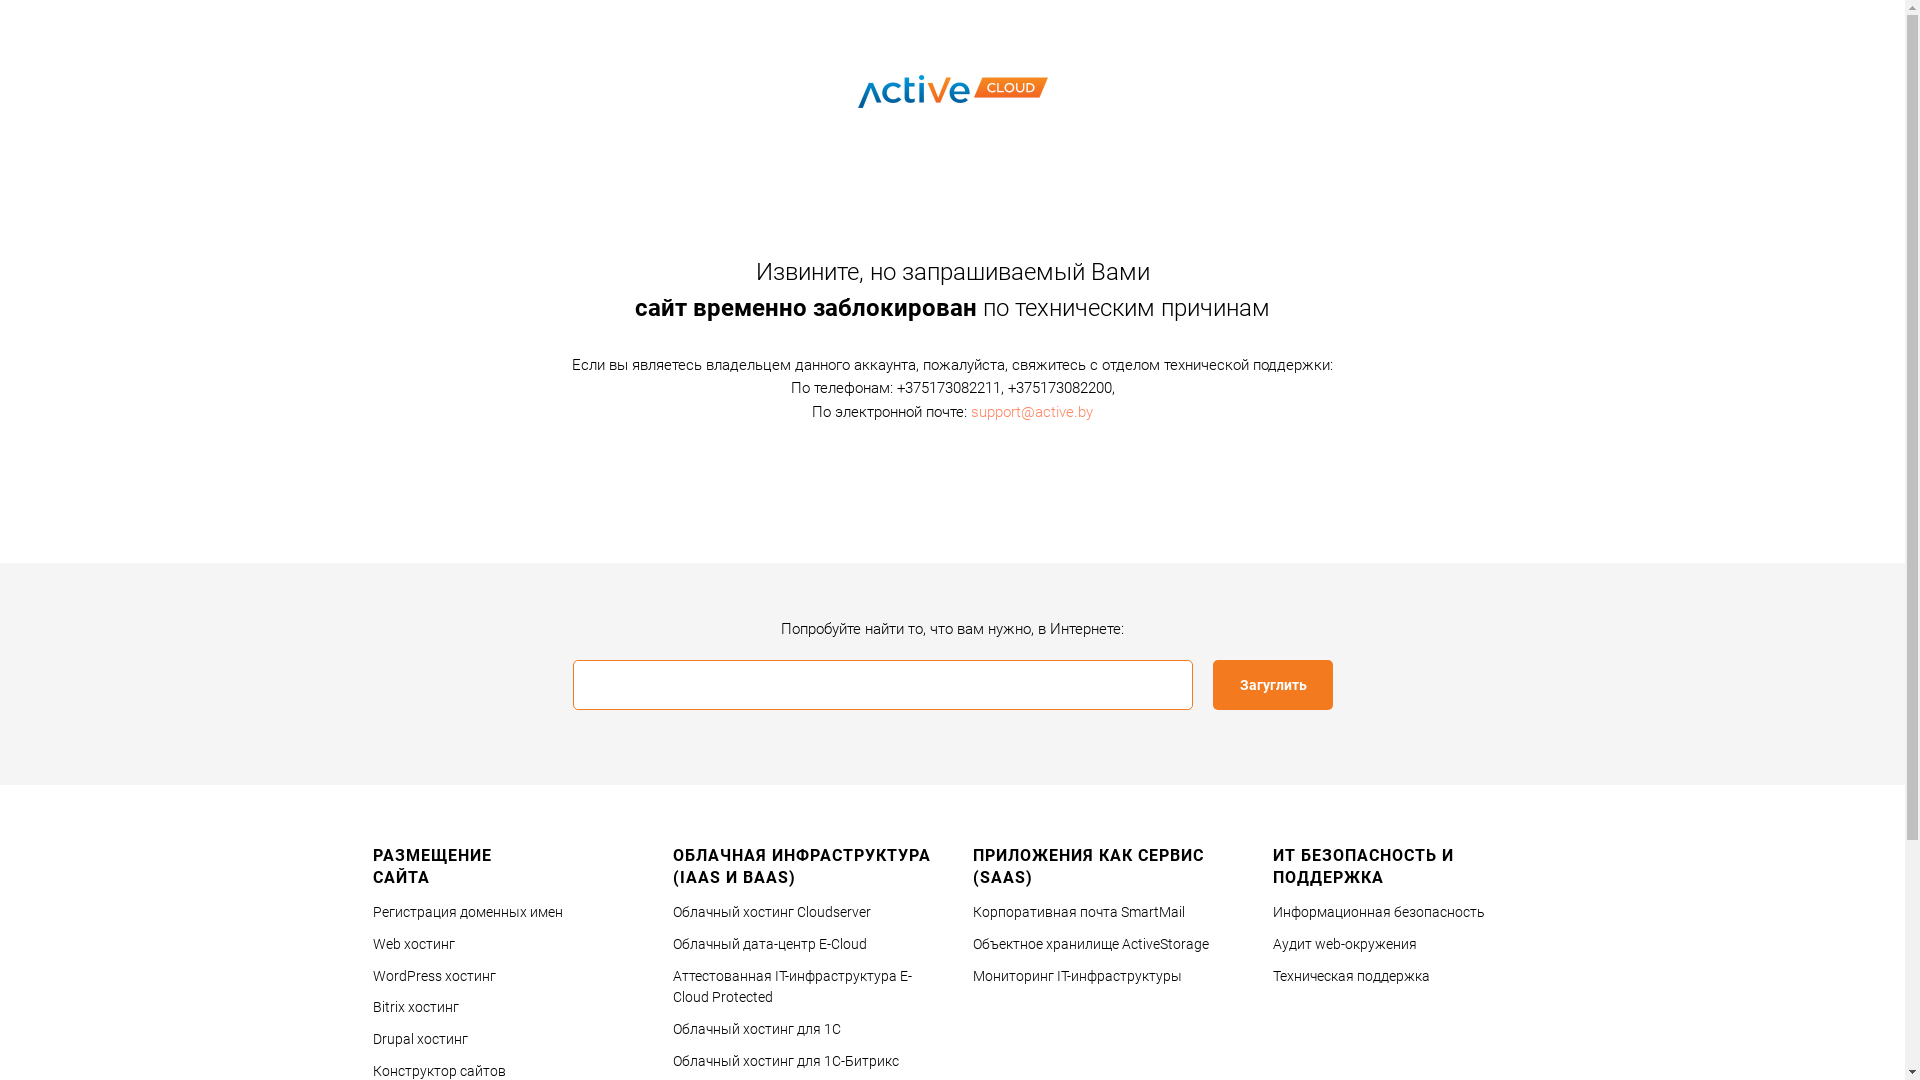  What do you see at coordinates (1032, 410) in the screenshot?
I see `'support@active.by'` at bounding box center [1032, 410].